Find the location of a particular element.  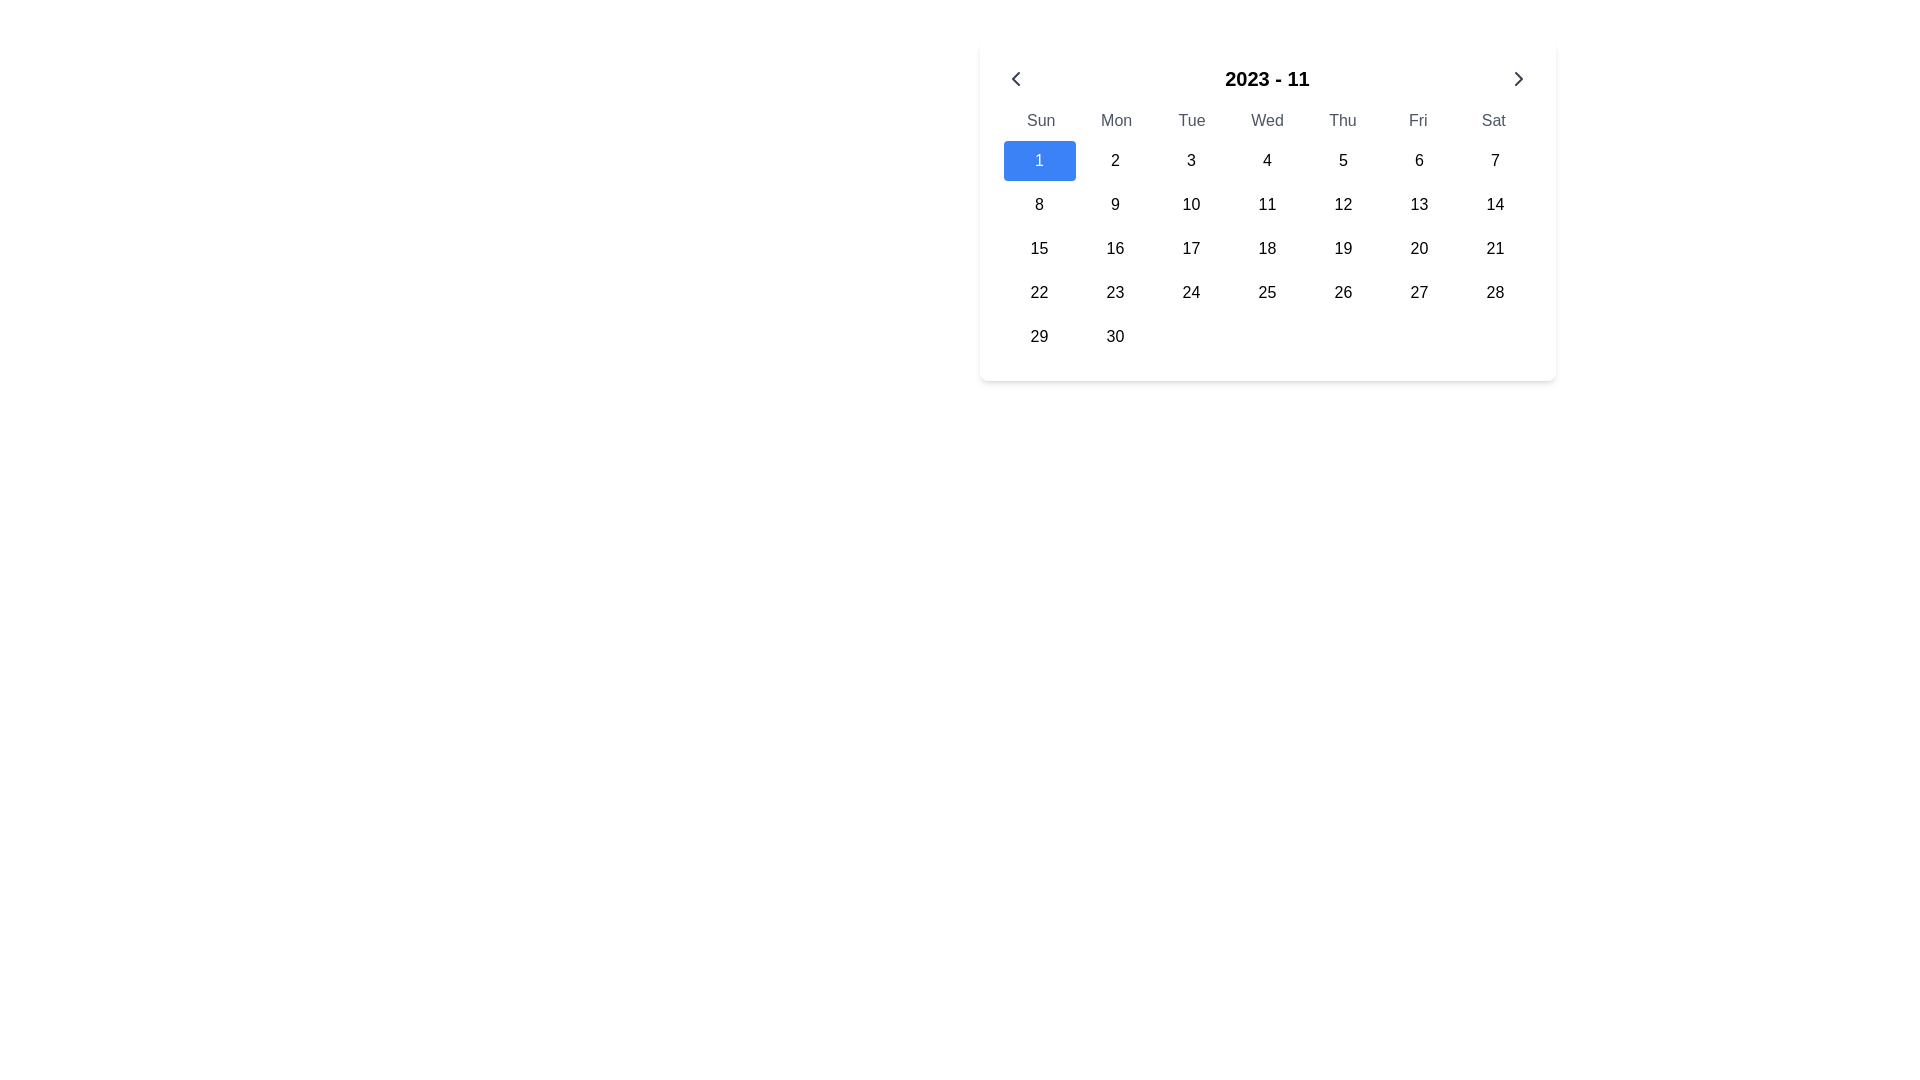

the centered rectangular button displaying the text '17' under the column labeled 'Thu' in the fifth row of the calendar grid is located at coordinates (1191, 248).